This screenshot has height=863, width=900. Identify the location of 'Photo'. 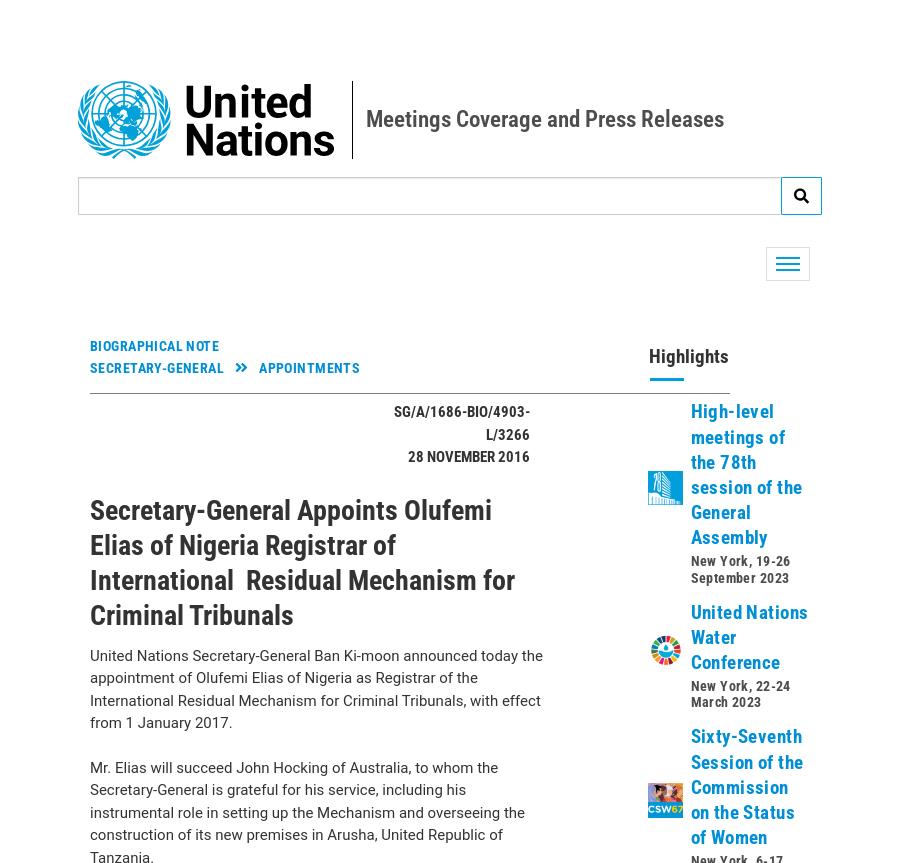
(132, 824).